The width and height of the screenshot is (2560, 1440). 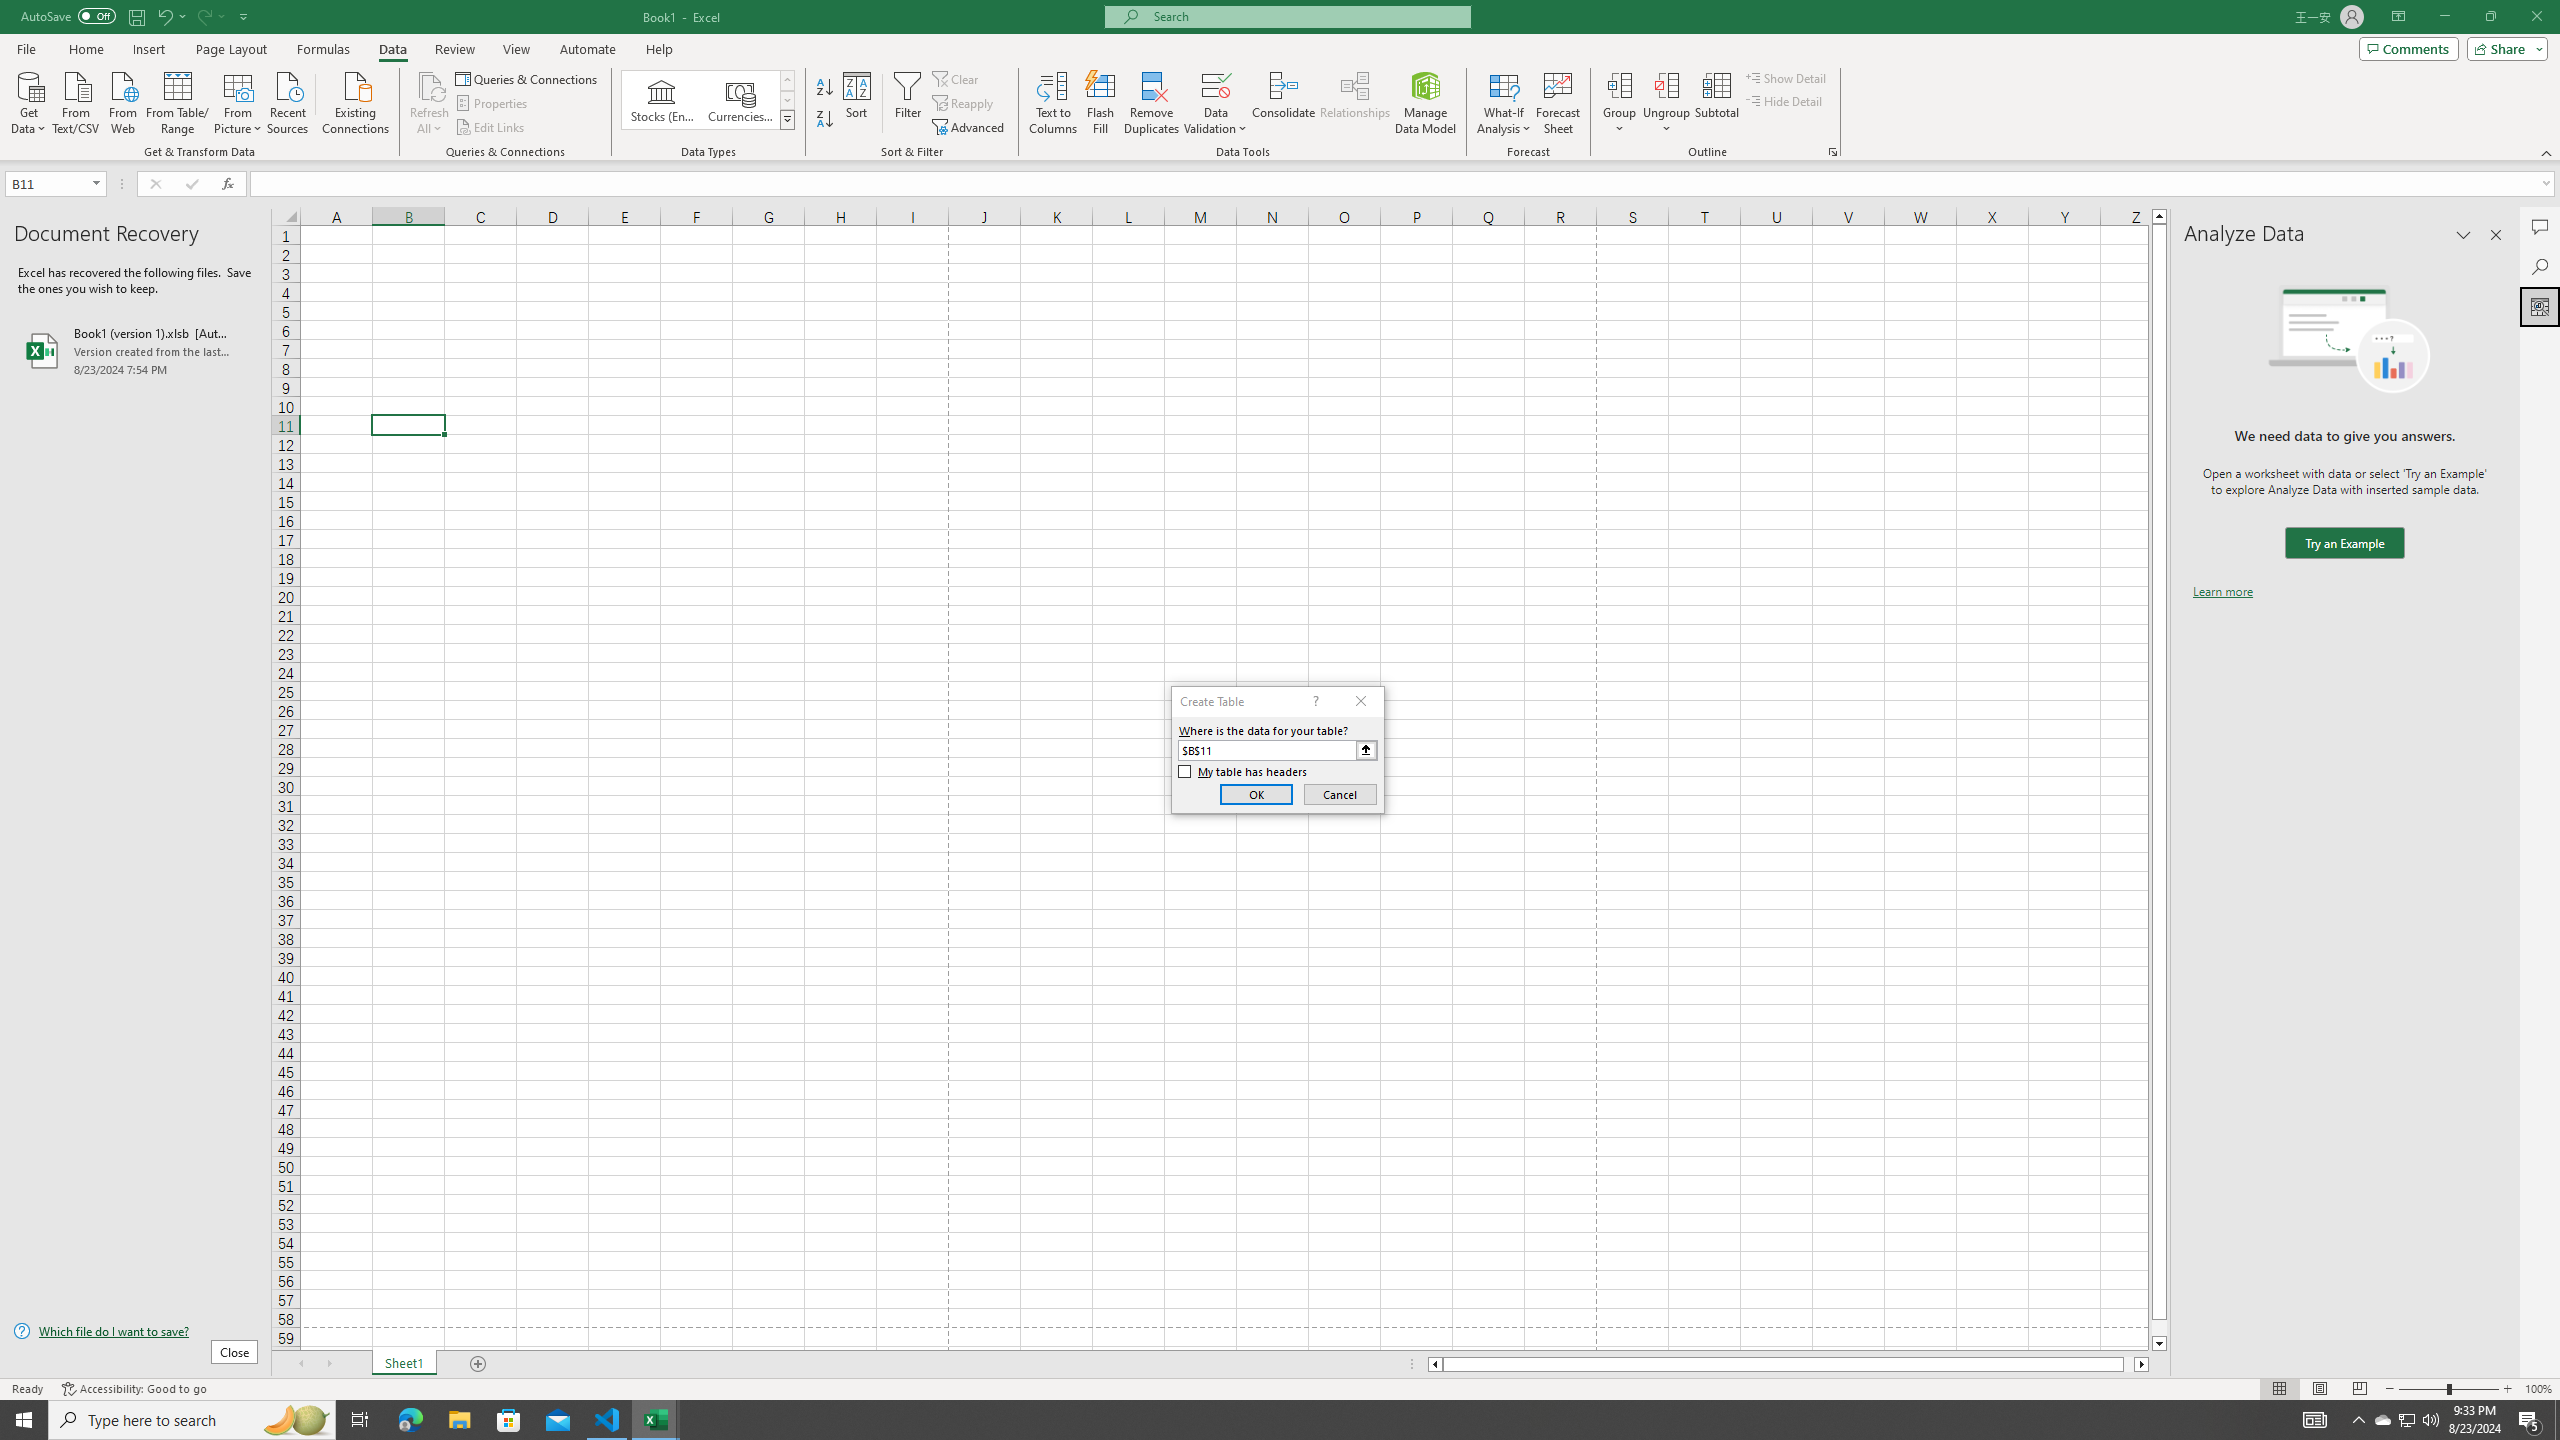 I want to click on 'AutoSave', so click(x=69, y=15).